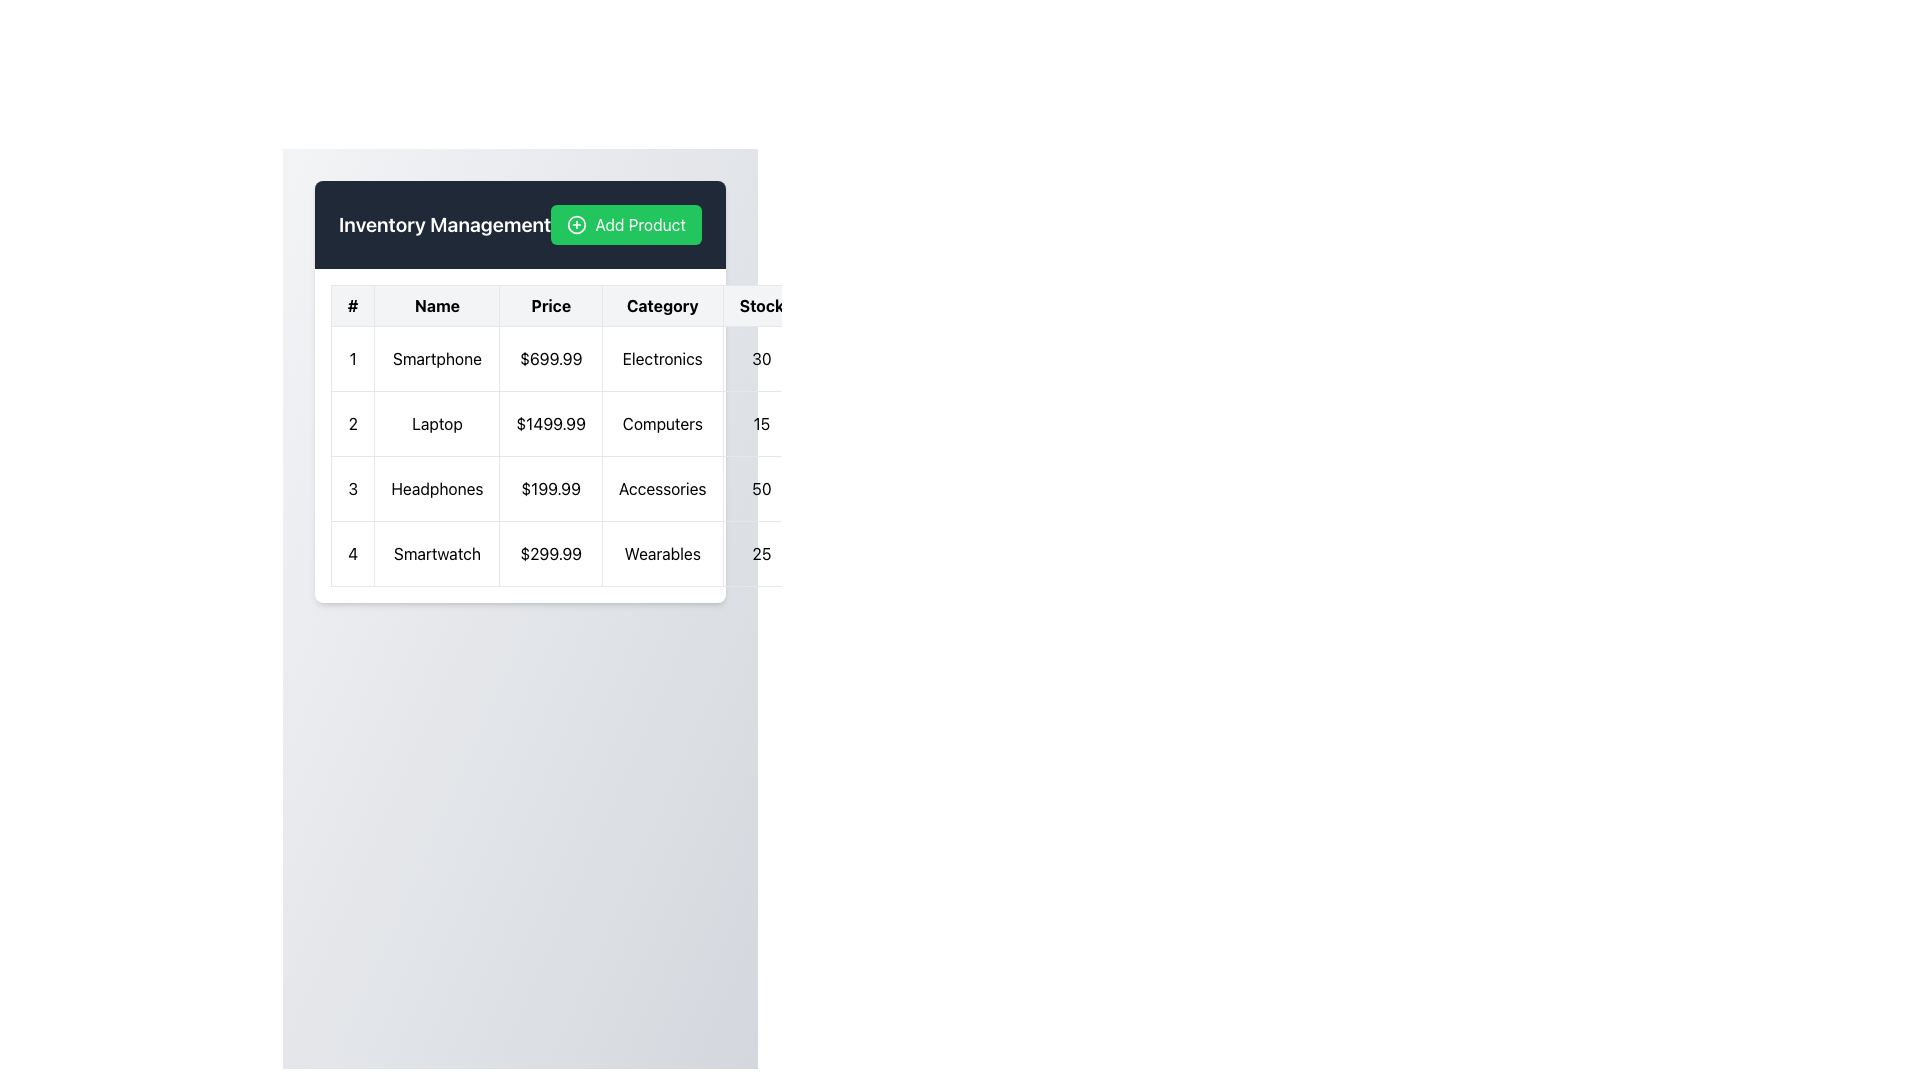 Image resolution: width=1920 pixels, height=1080 pixels. What do you see at coordinates (551, 554) in the screenshot?
I see `the 'Price' text cell in the fourth row of the table, which displays the price of the item in the same row, following the 'Smartwatch' entry` at bounding box center [551, 554].